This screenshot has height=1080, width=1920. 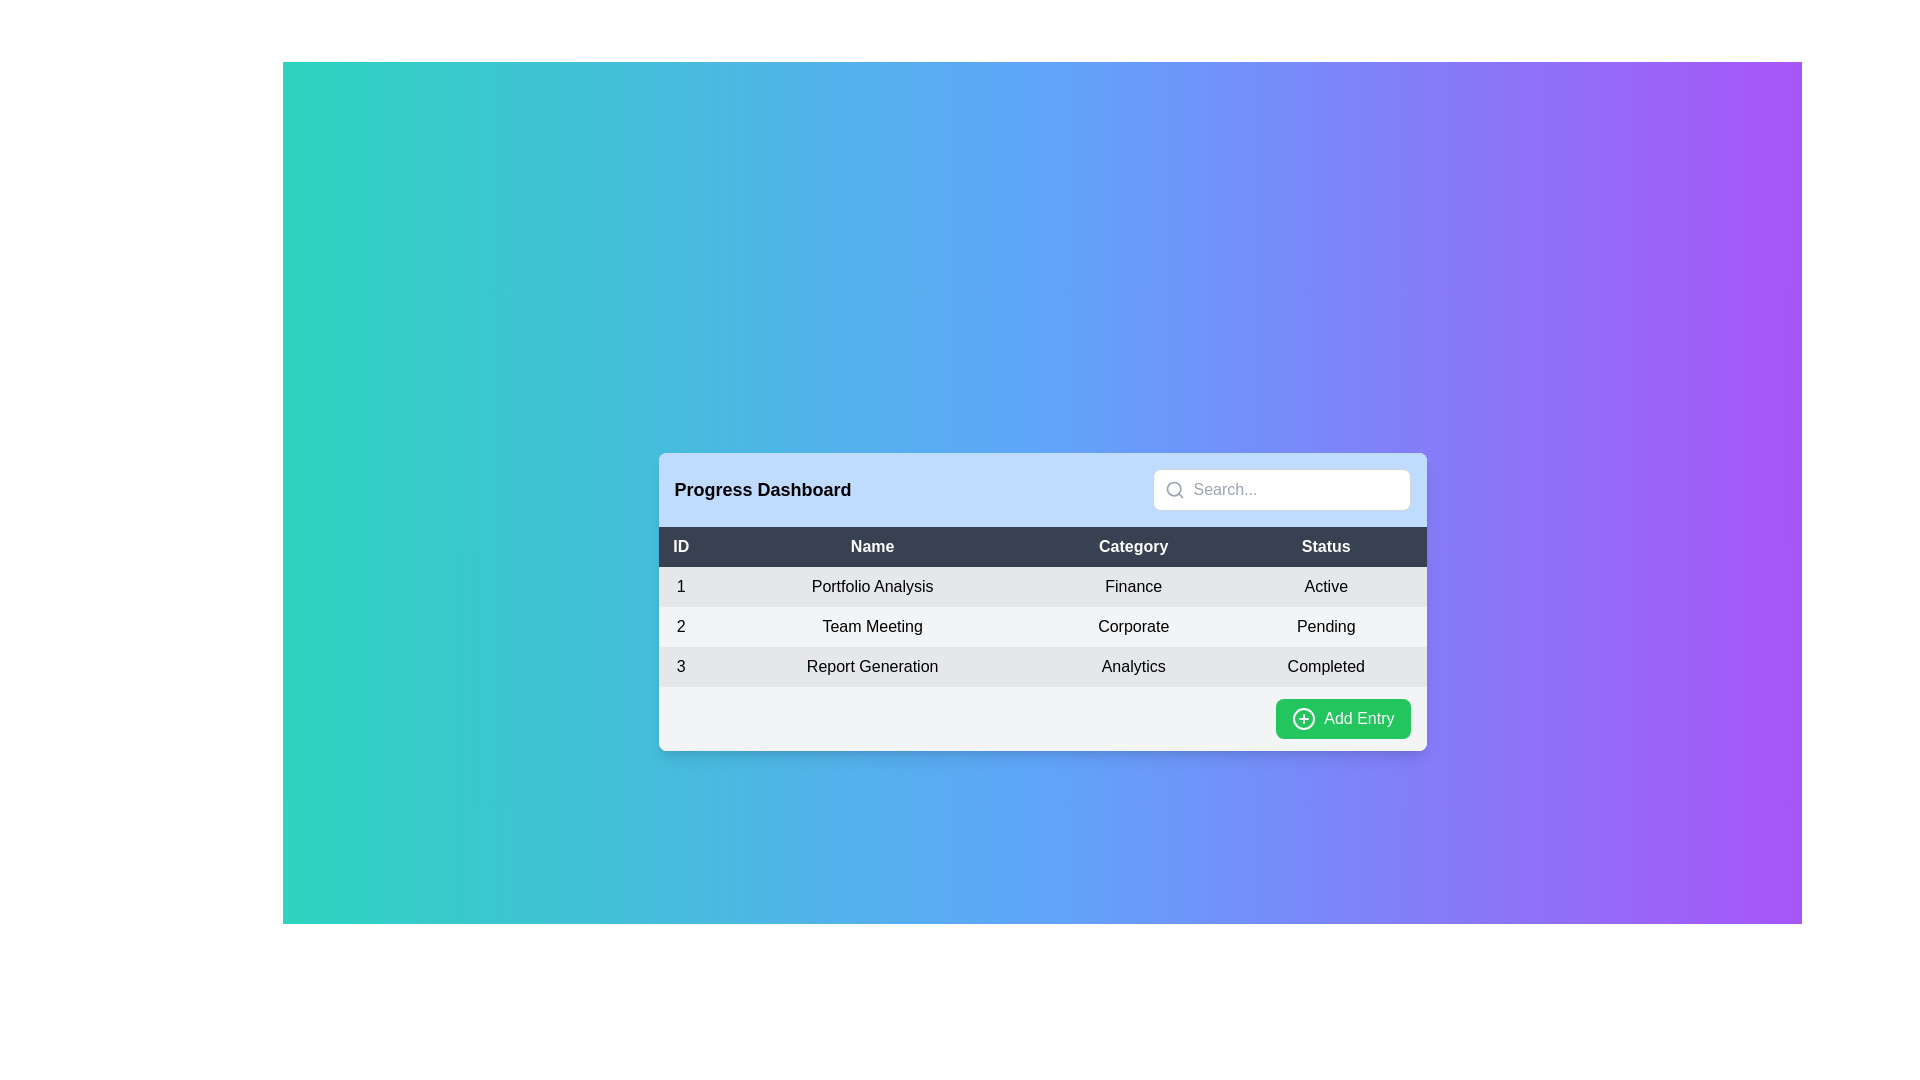 I want to click on the cell in the second row of the table containing '2', 'Team Meeting', 'Corporate', and 'Pending', so click(x=1041, y=626).